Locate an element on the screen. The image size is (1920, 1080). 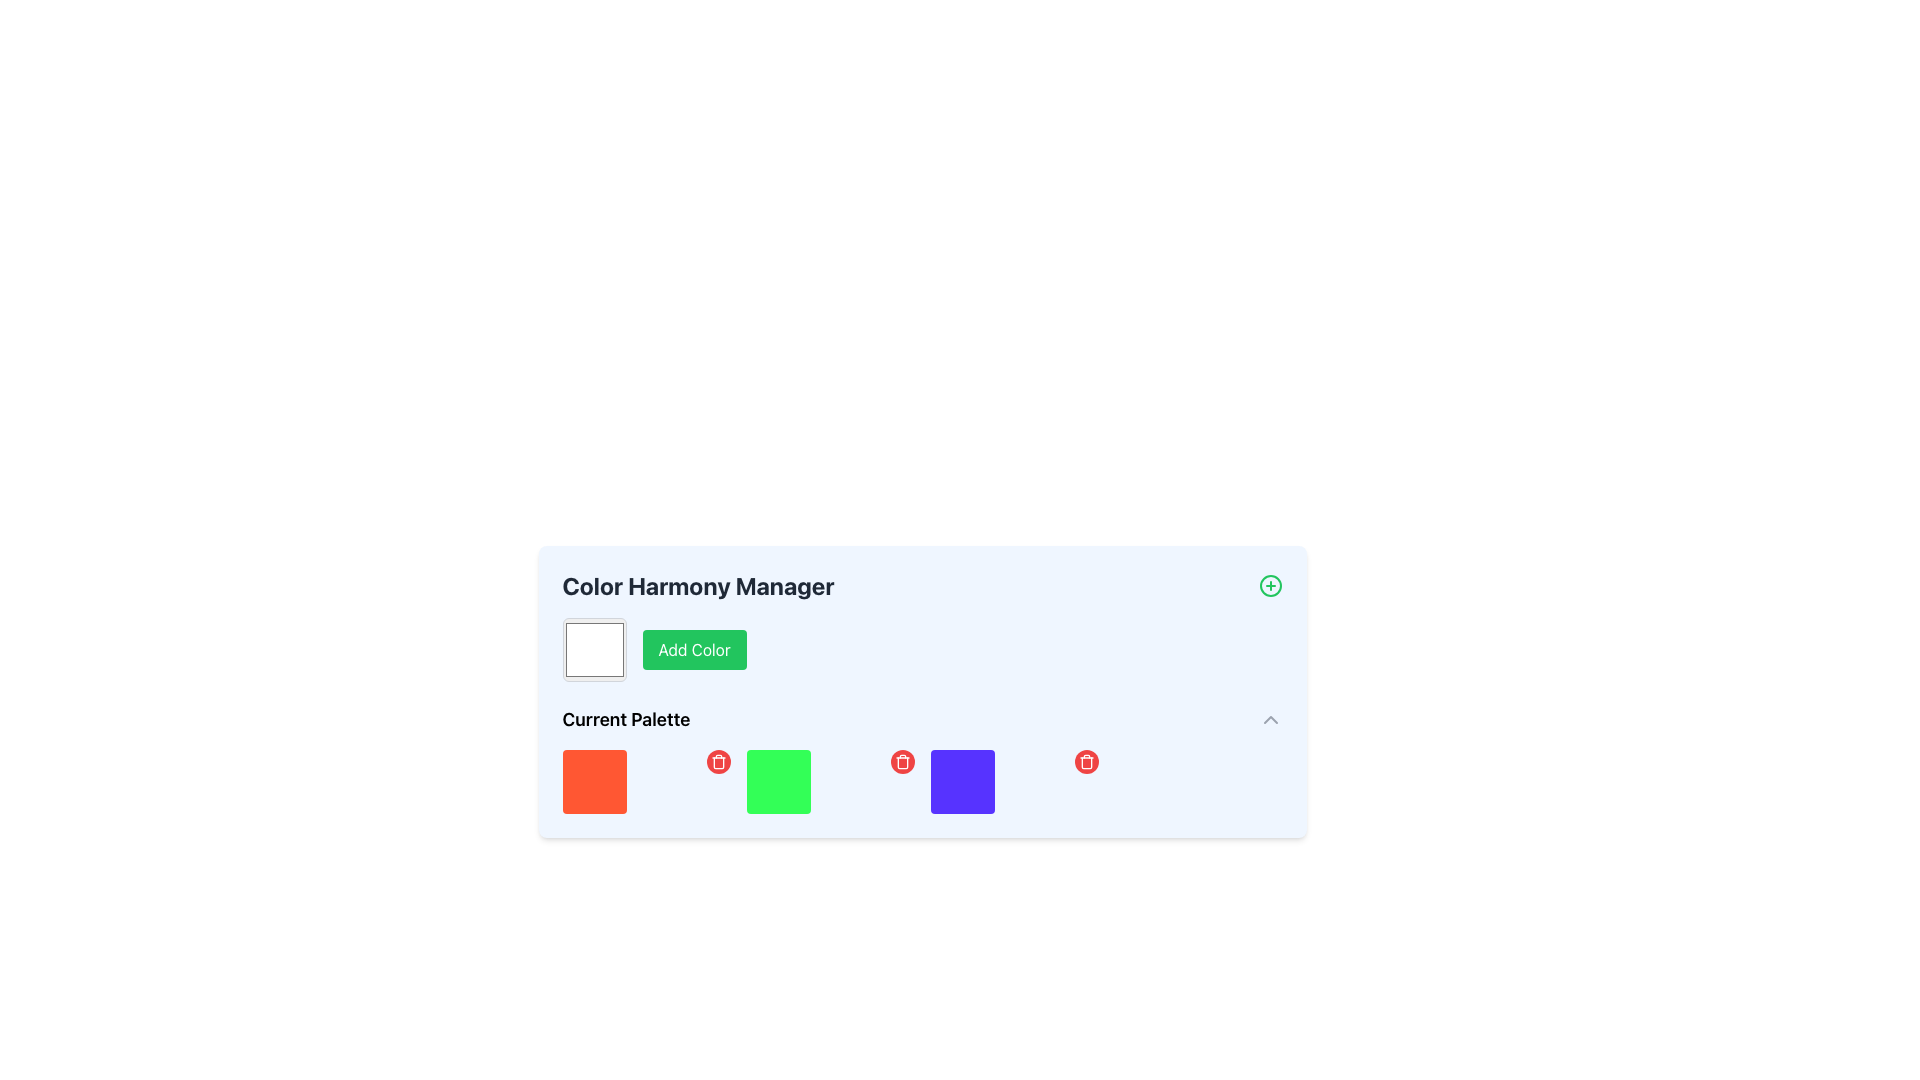
the SVG graphic representing a circle located in the upper-right corner of the interactive panel, indicating an additive or interactive functionality is located at coordinates (1269, 585).